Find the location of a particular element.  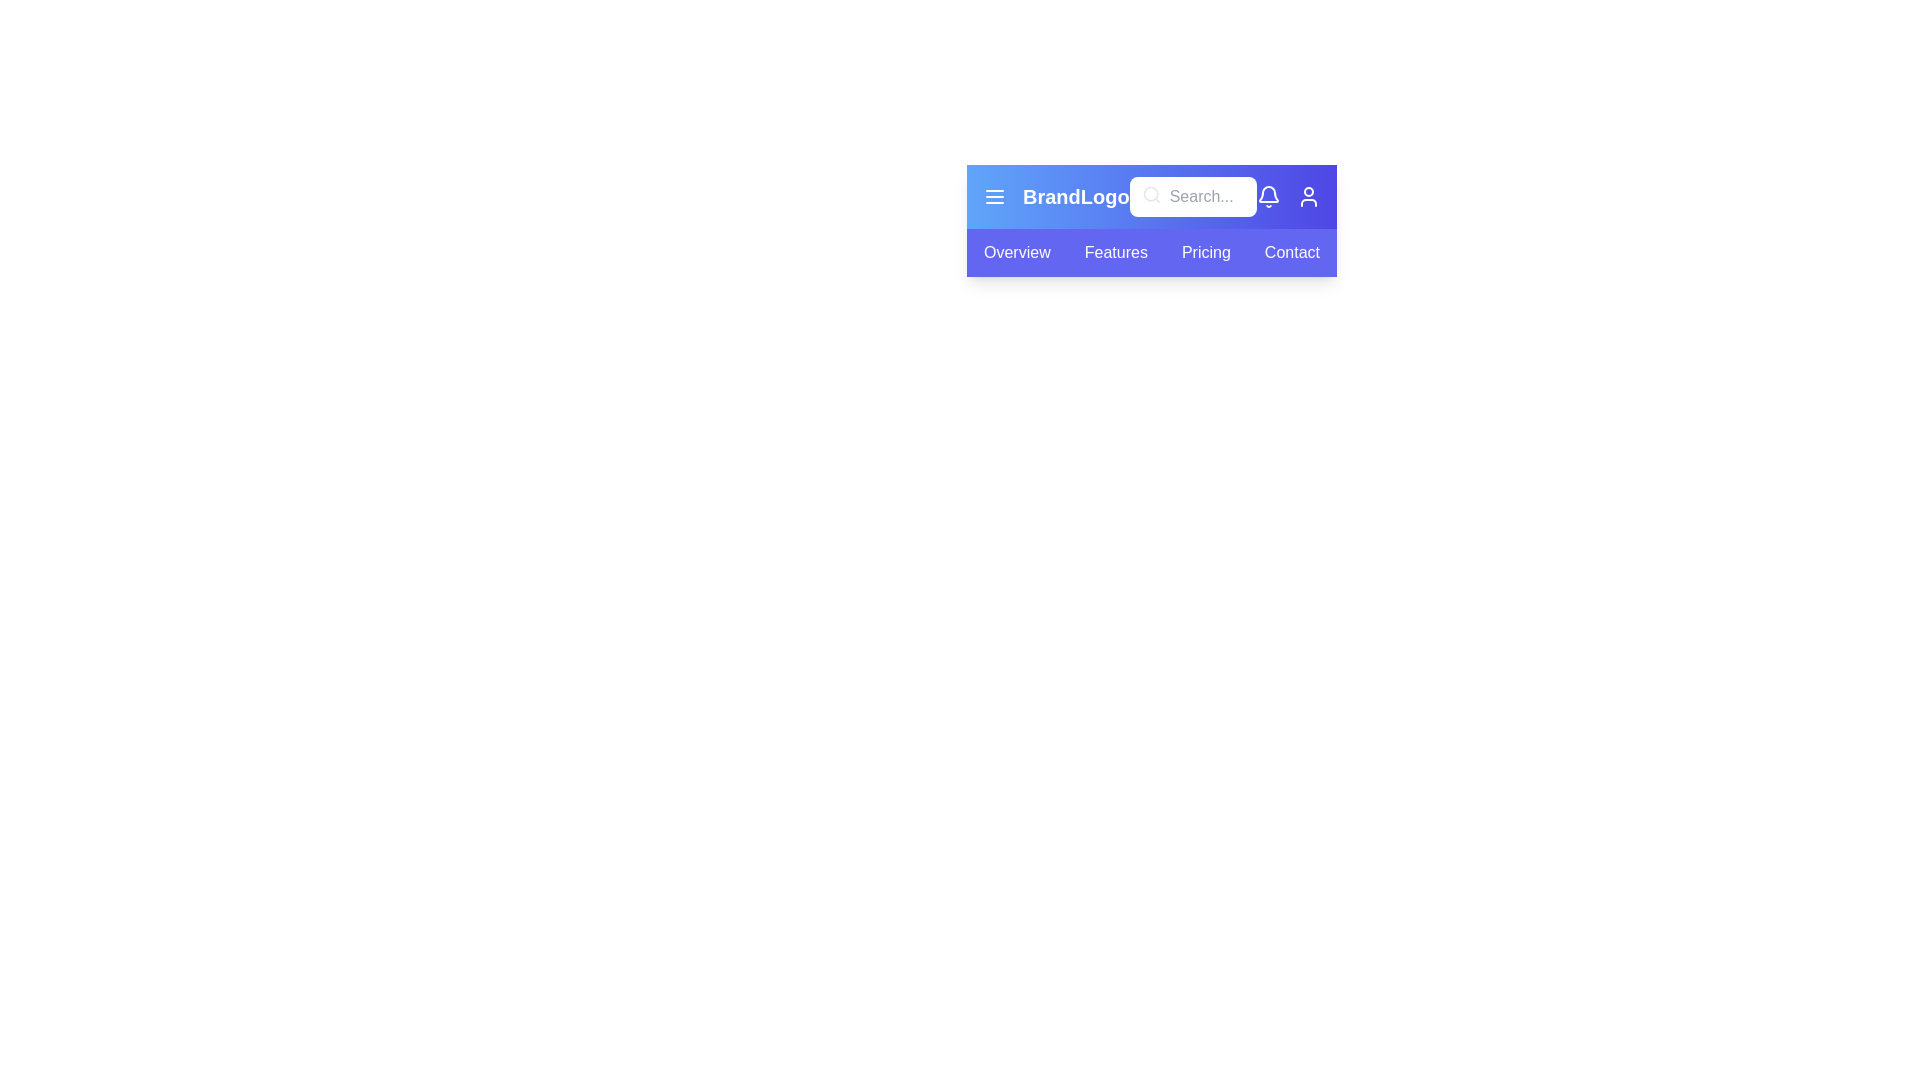

the tab labeled Overview from the navigation bar is located at coordinates (1017, 252).